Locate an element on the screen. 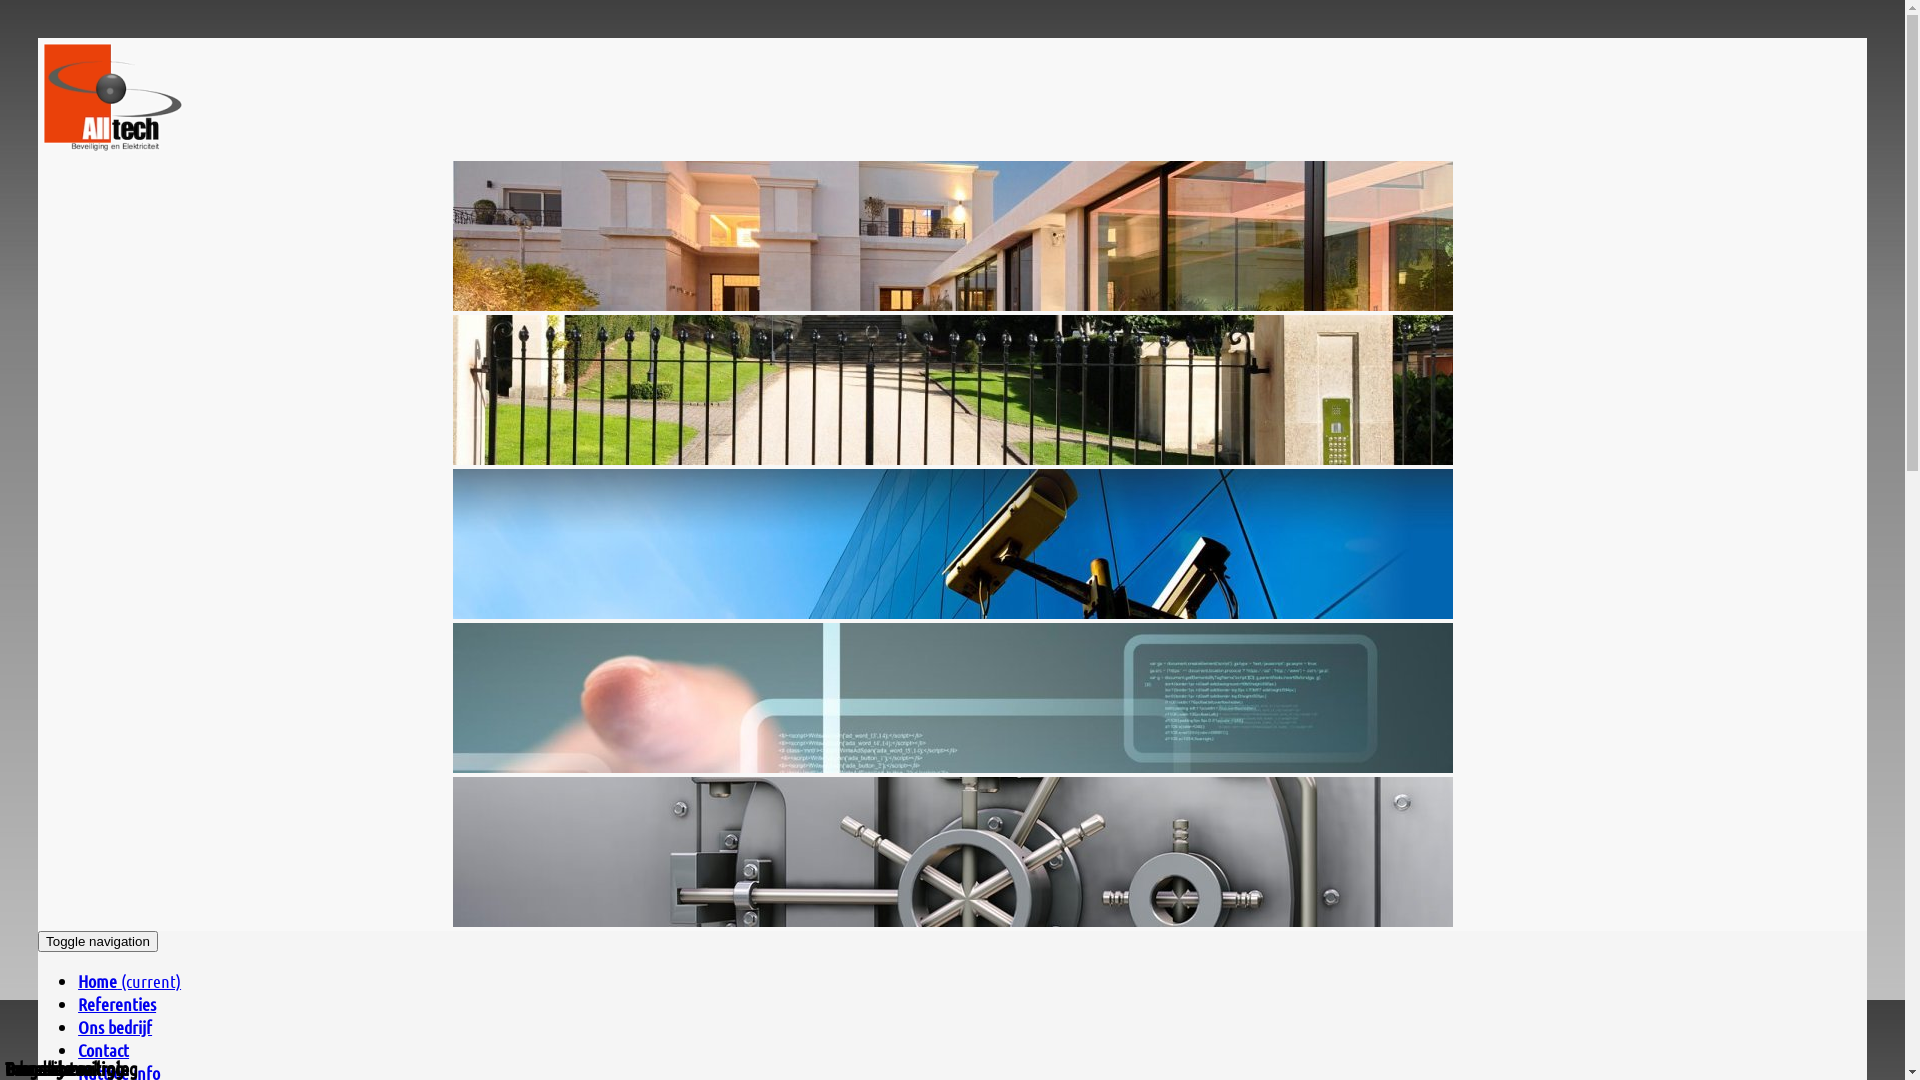 This screenshot has width=1920, height=1080. 'Referenties' is located at coordinates (115, 1003).